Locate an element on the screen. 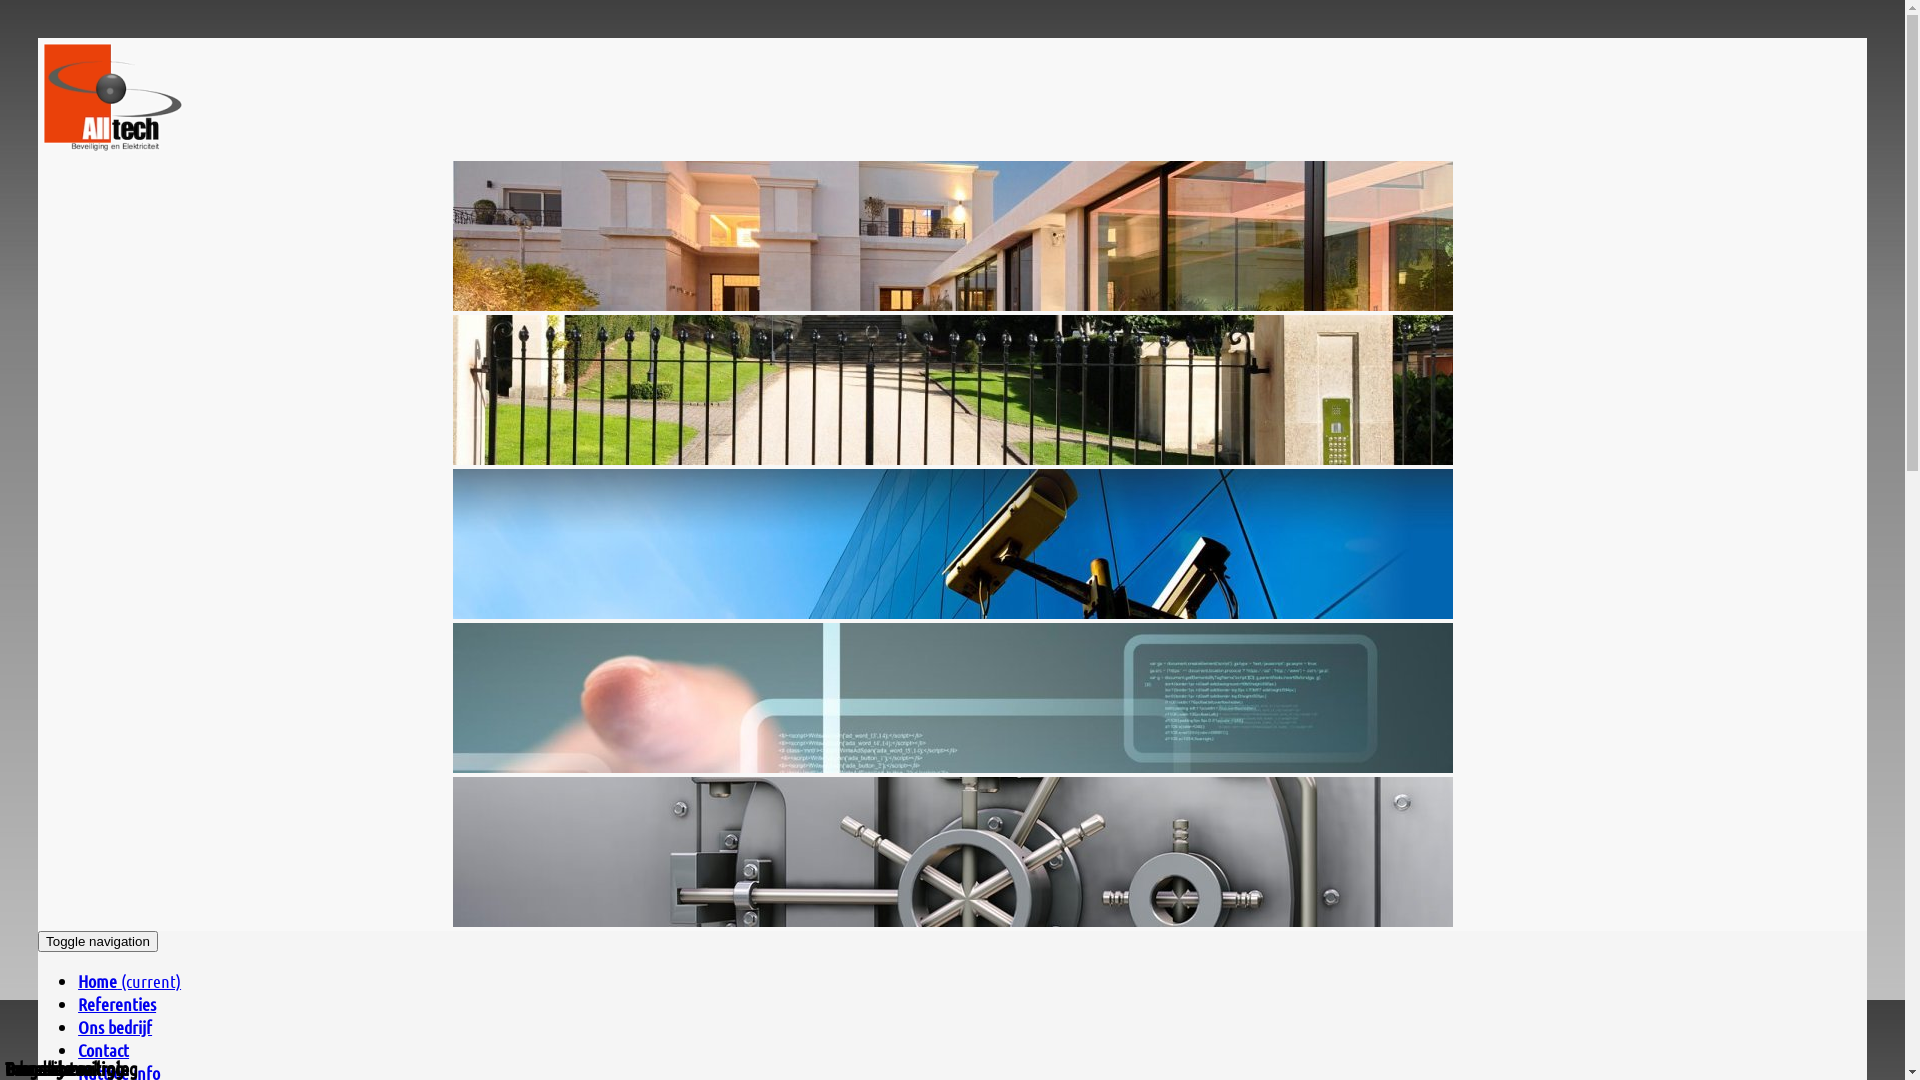 This screenshot has width=1920, height=1080. 'Referenties' is located at coordinates (115, 1003).